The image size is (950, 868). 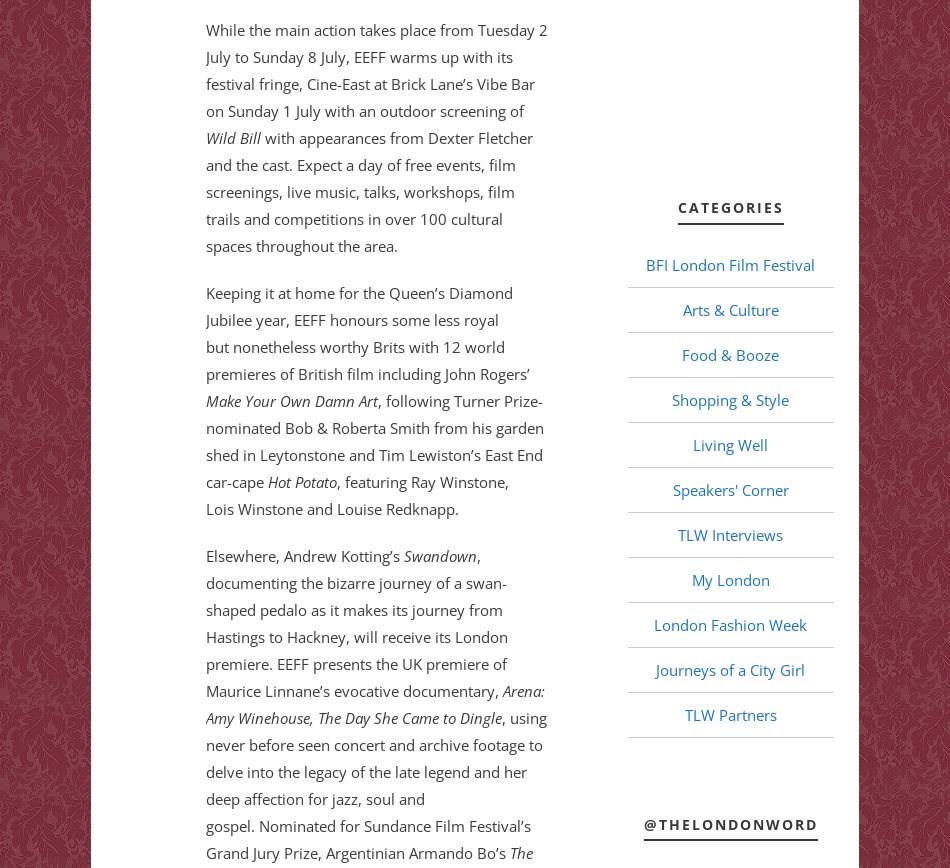 What do you see at coordinates (373, 441) in the screenshot?
I see `', following Turner Prize-nominated Bob & Roberta Smith from his garden shed in Leytonstone and Tim Lewiston’s East End car-cape'` at bounding box center [373, 441].